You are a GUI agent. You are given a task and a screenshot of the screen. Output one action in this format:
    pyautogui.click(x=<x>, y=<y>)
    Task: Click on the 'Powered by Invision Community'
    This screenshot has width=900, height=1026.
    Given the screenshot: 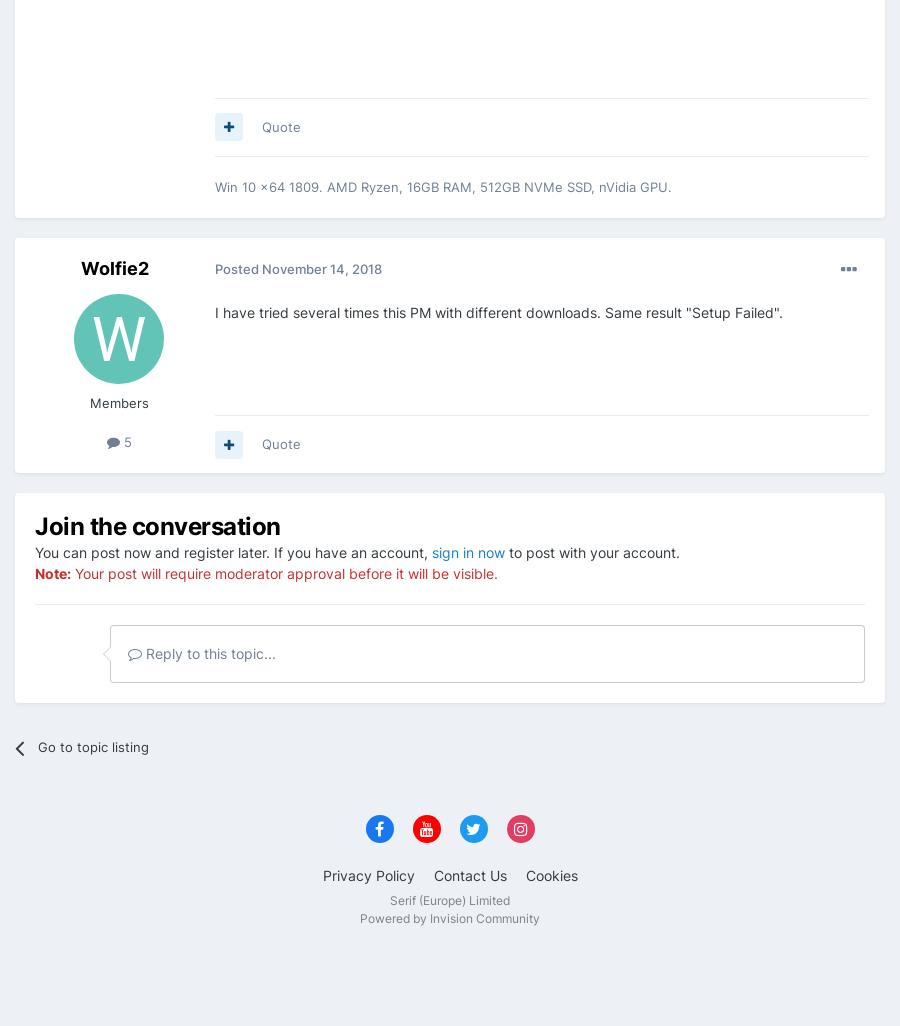 What is the action you would take?
    pyautogui.click(x=450, y=916)
    